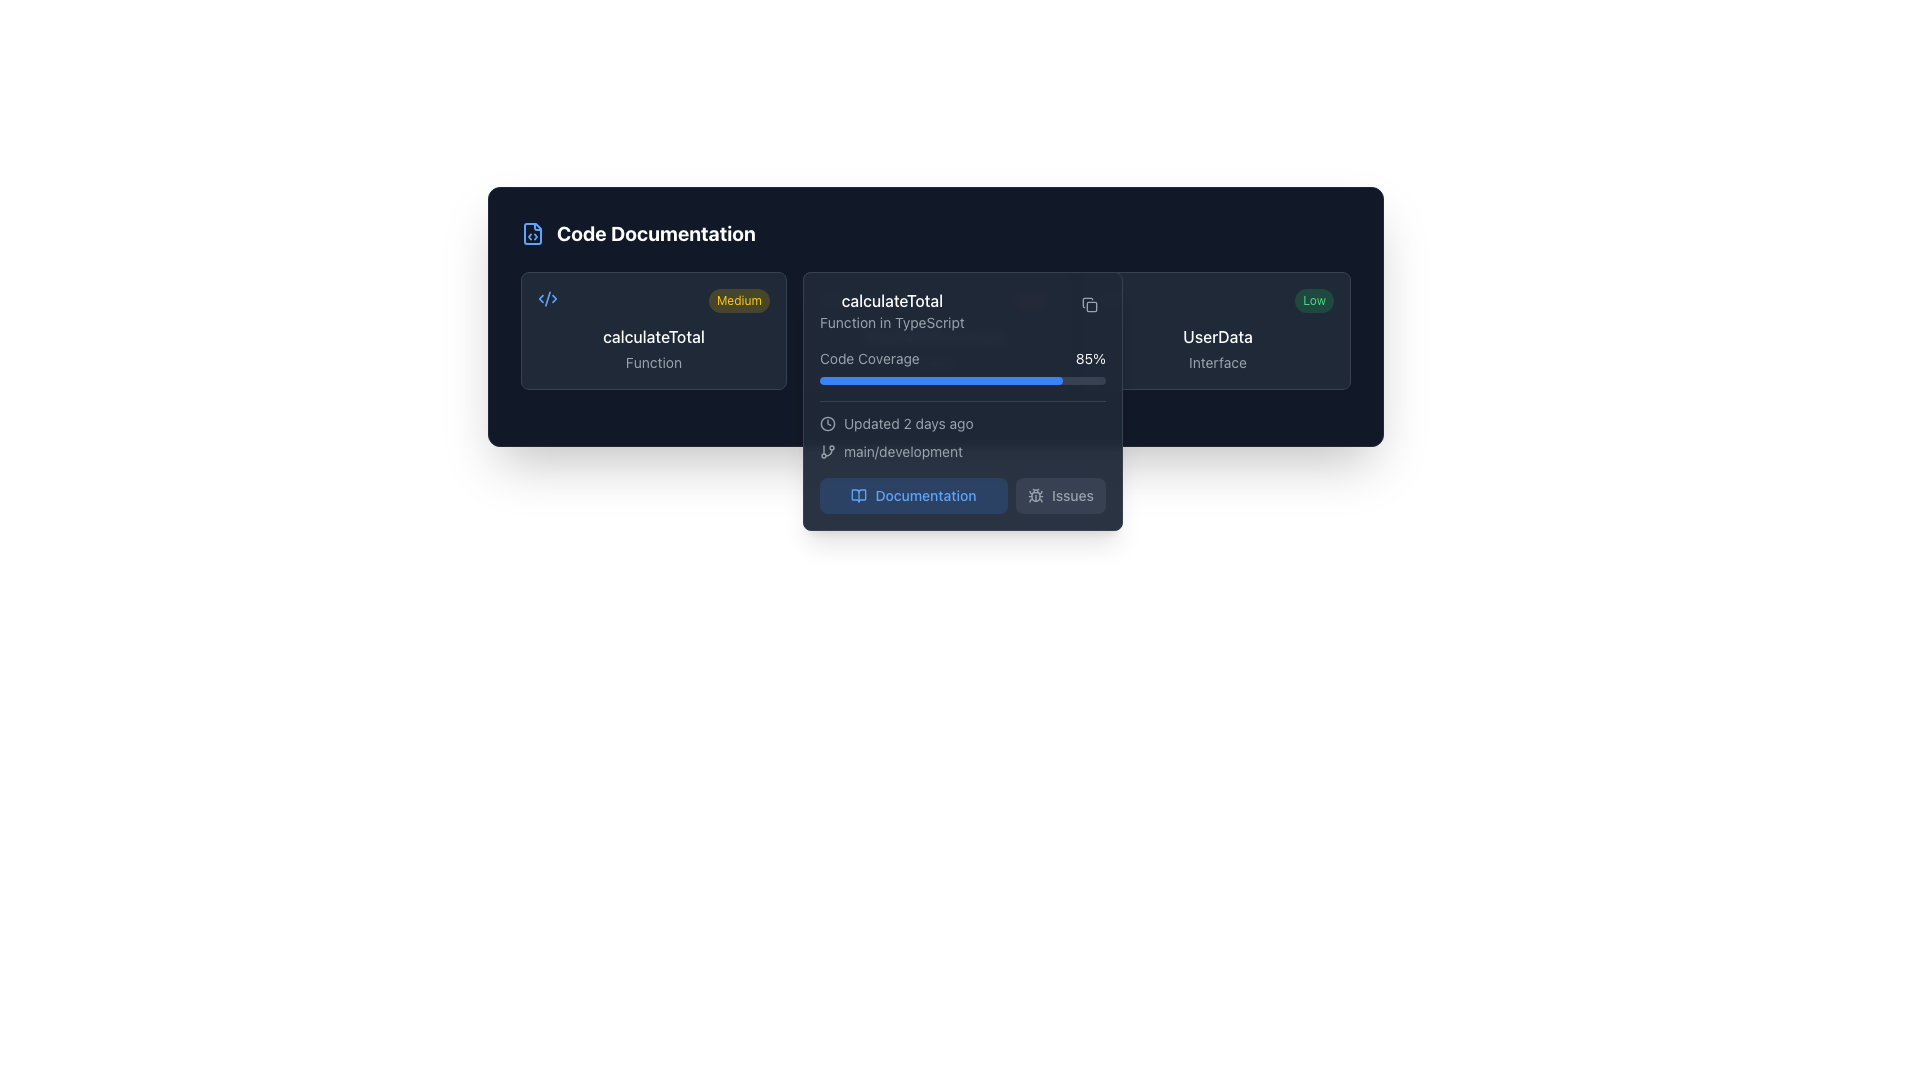 The image size is (1920, 1080). Describe the element at coordinates (963, 366) in the screenshot. I see `the Progress bar that visually represents the code coverage metric, positioned within the widget detailing a TypeScript function's information, located under the function's title and description` at that location.